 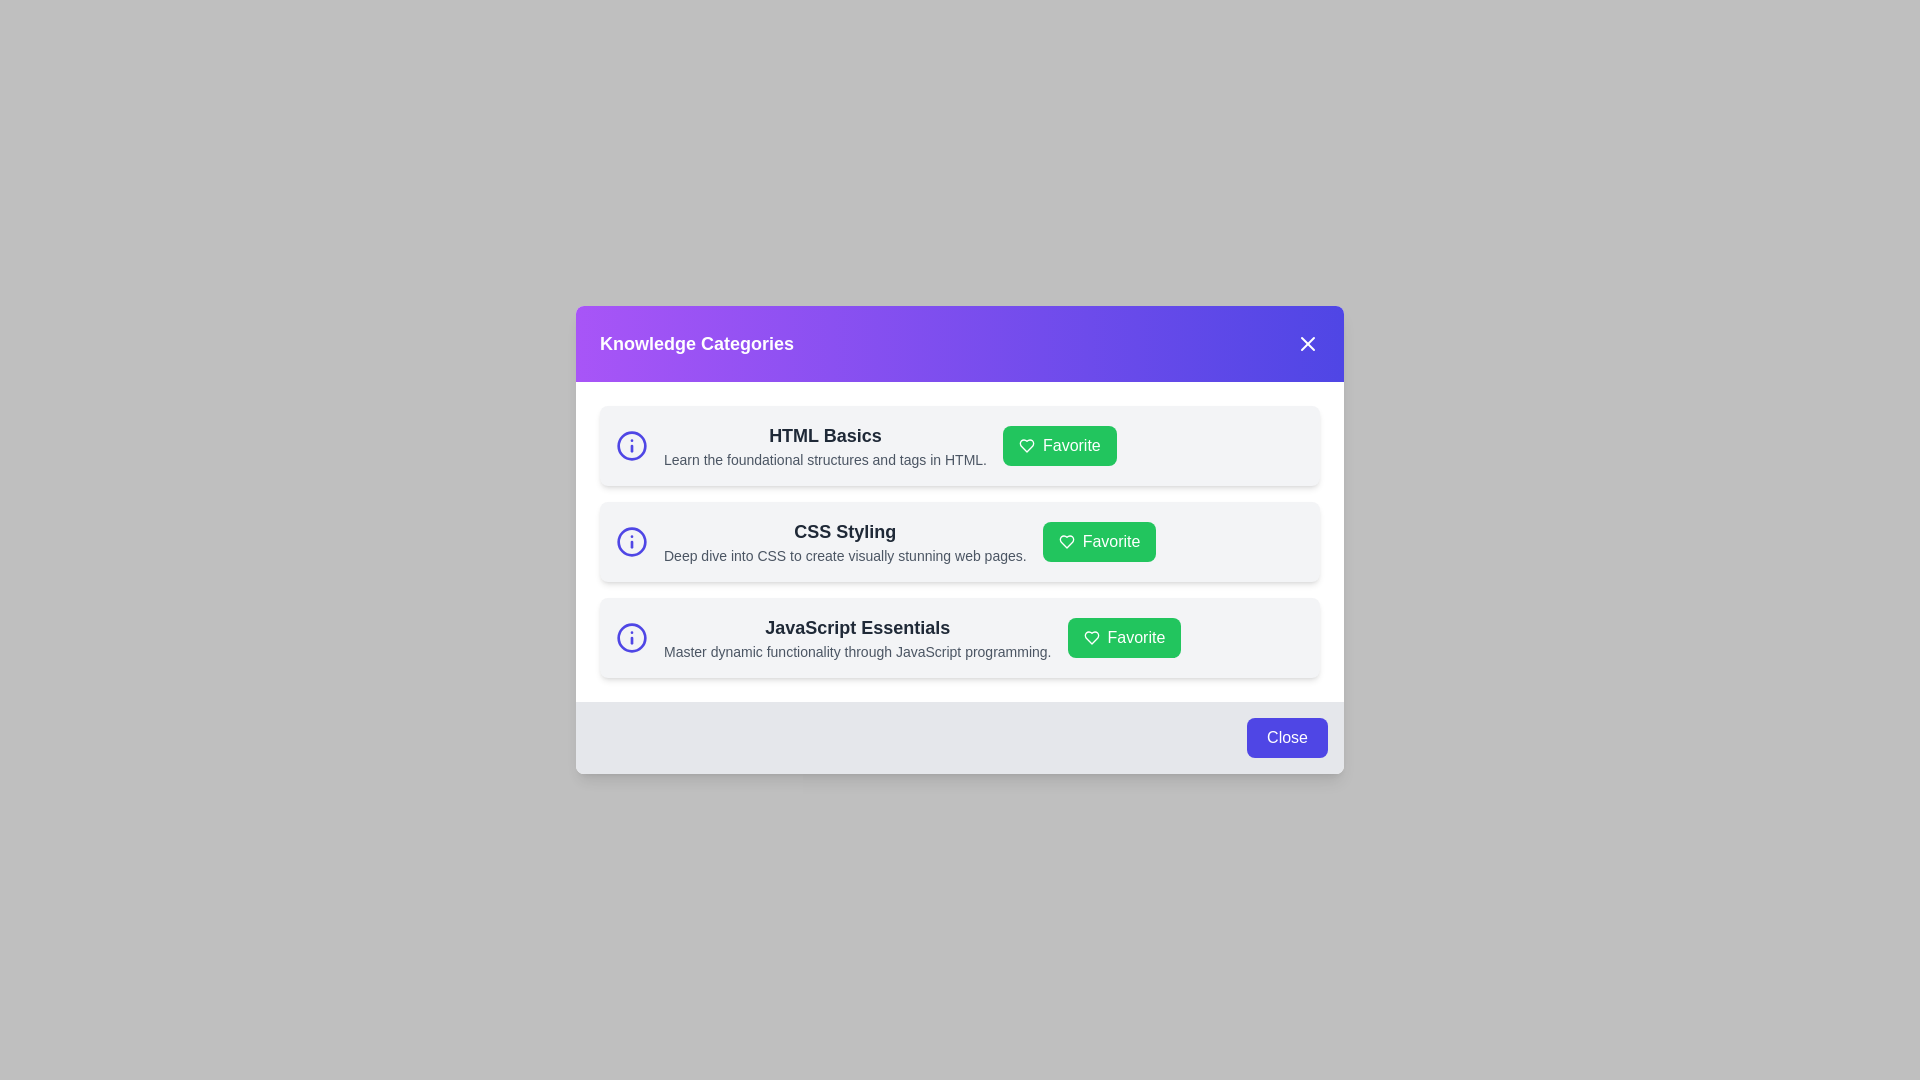 I want to click on the Informational icon (SVG graphic) styled with a blue color, positioned to the left of the 'JavaScript Essentials' text, to gather related context, so click(x=631, y=637).